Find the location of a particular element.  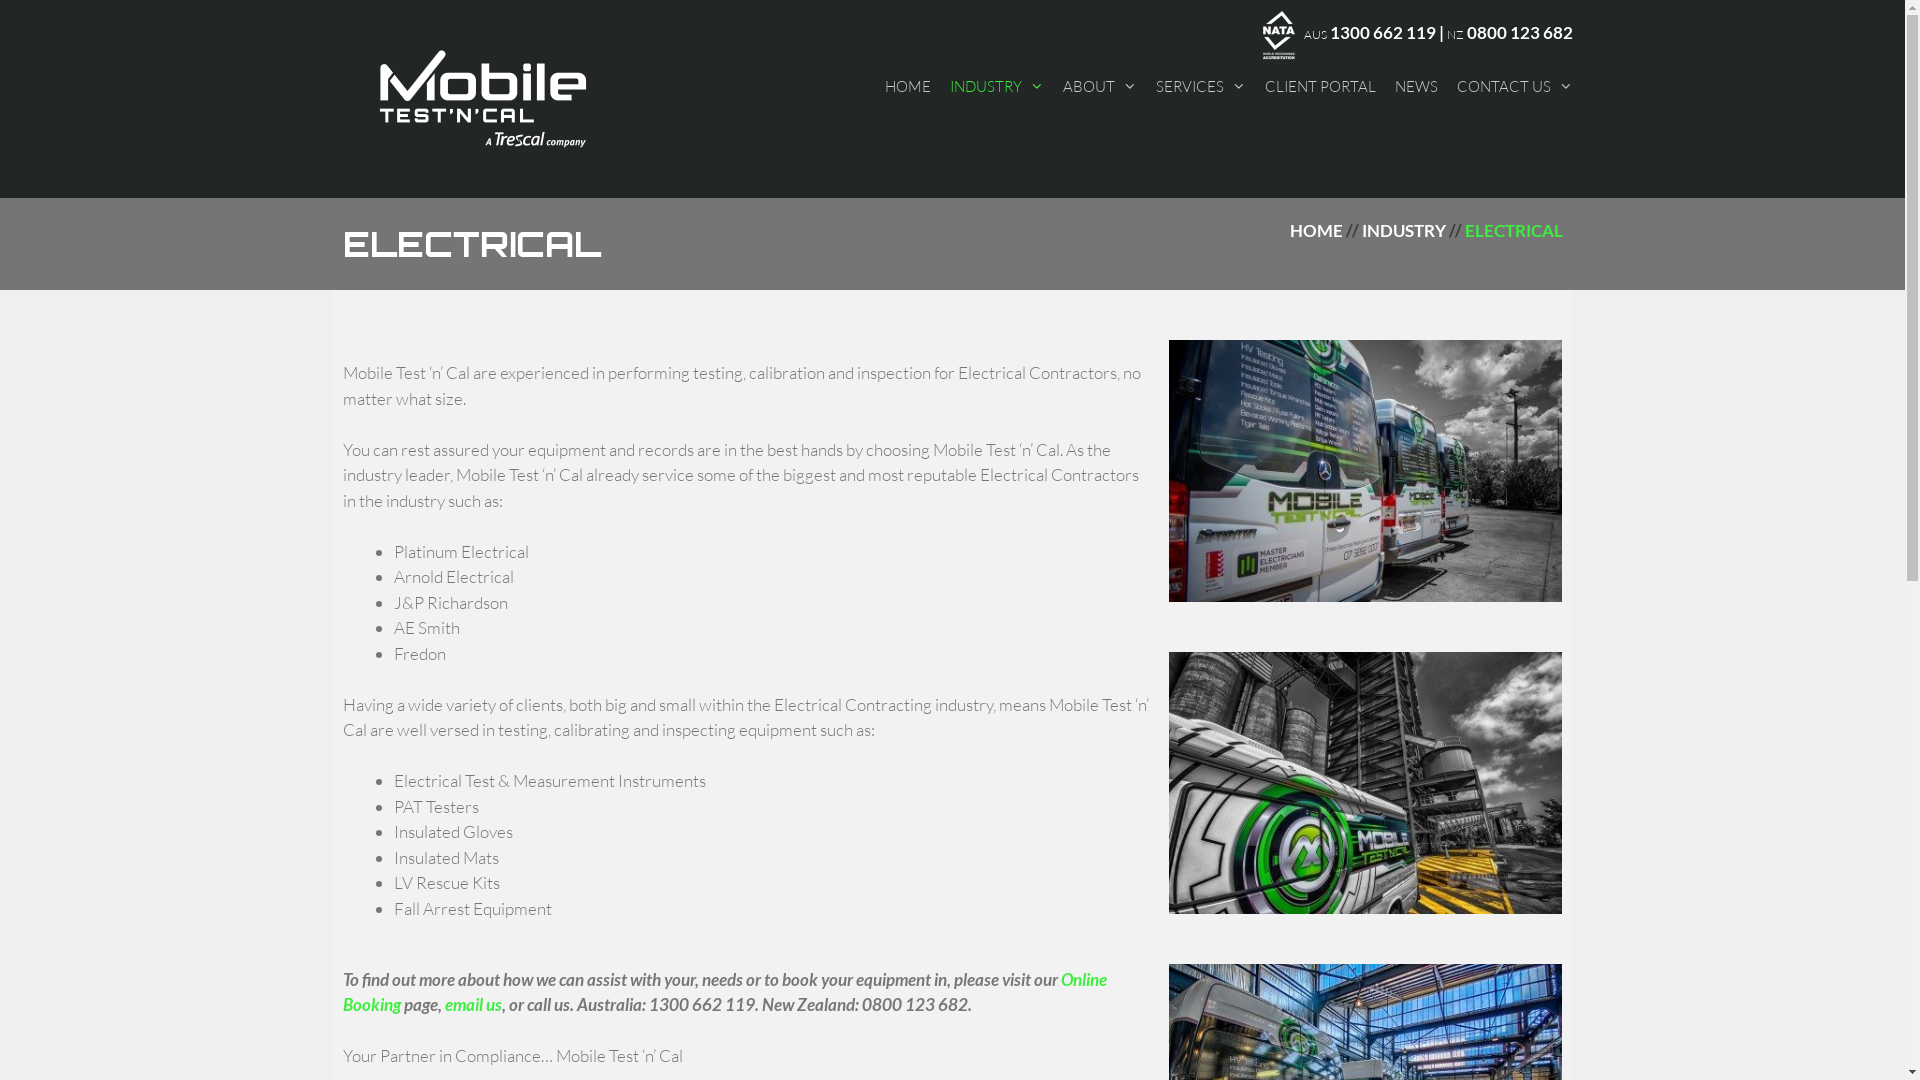

'INDUSTRY' is located at coordinates (949, 84).